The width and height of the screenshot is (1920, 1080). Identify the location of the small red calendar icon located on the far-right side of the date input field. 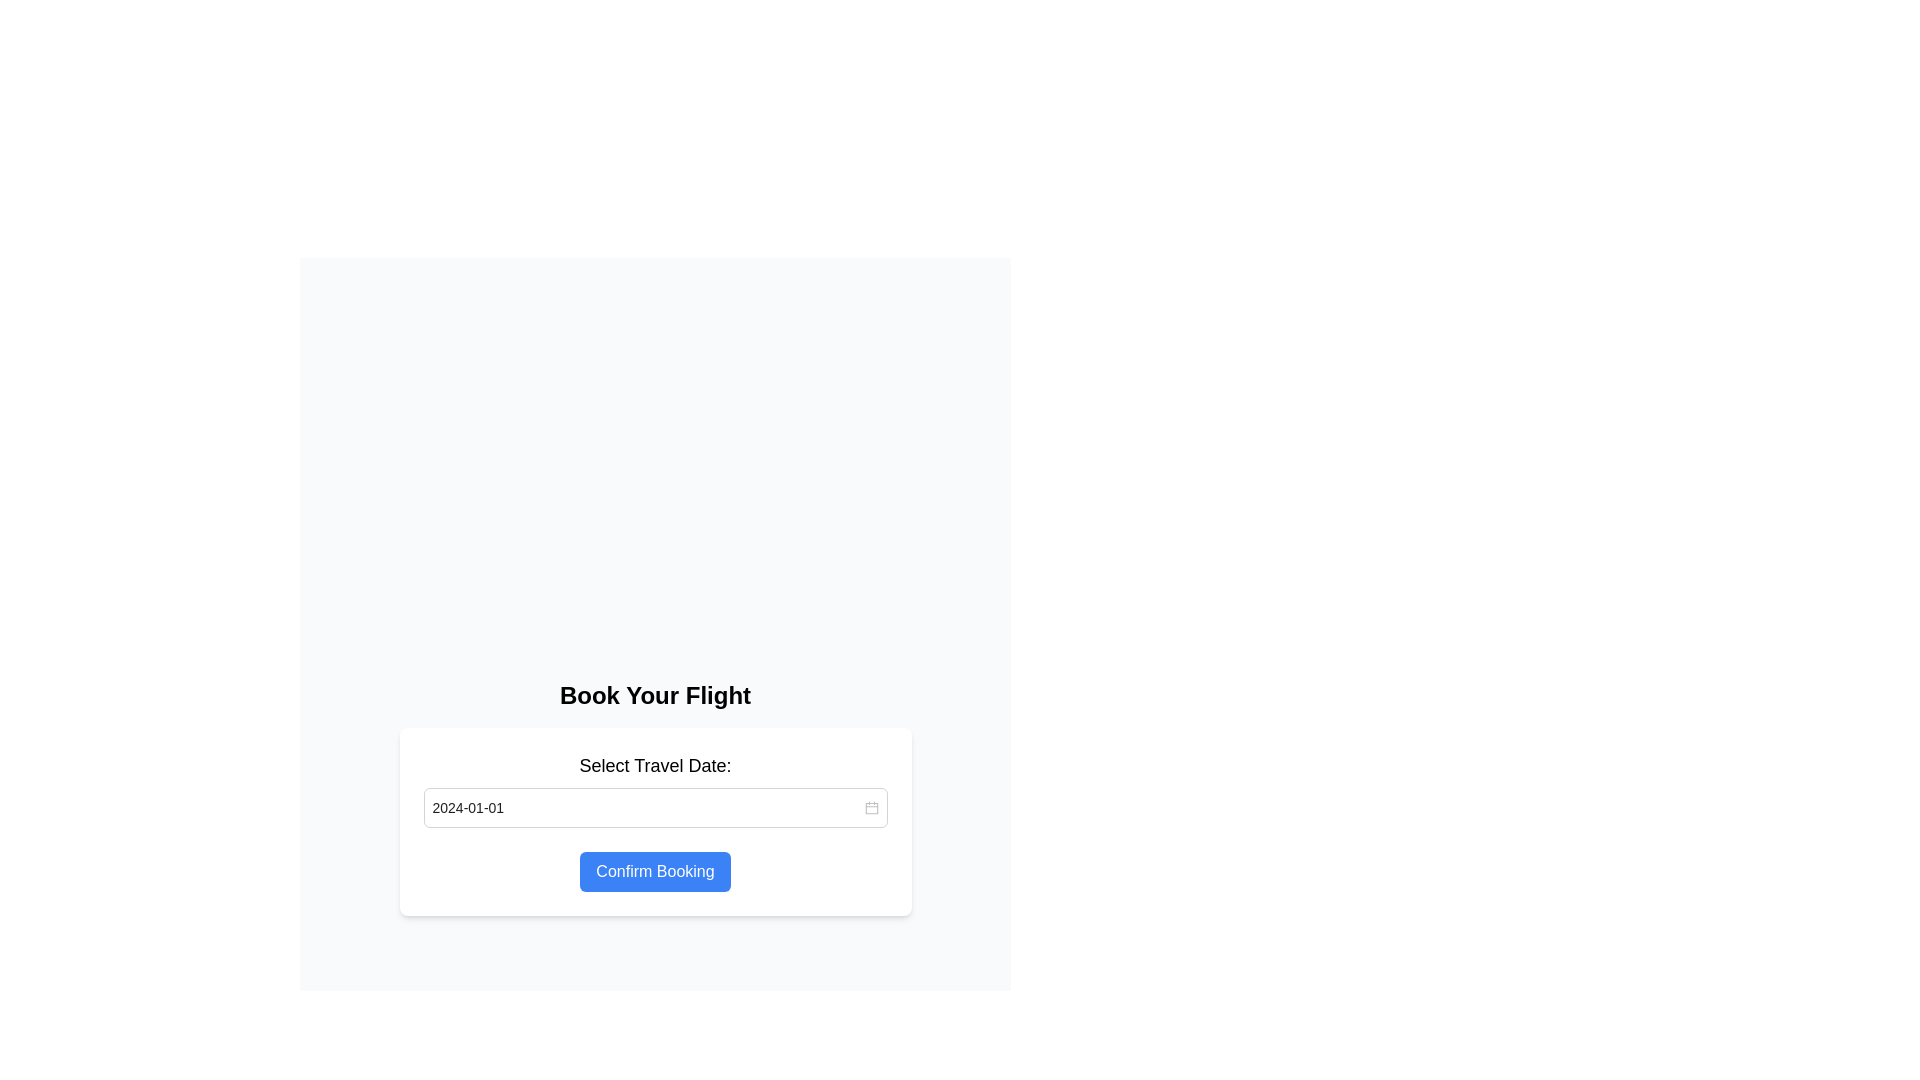
(871, 806).